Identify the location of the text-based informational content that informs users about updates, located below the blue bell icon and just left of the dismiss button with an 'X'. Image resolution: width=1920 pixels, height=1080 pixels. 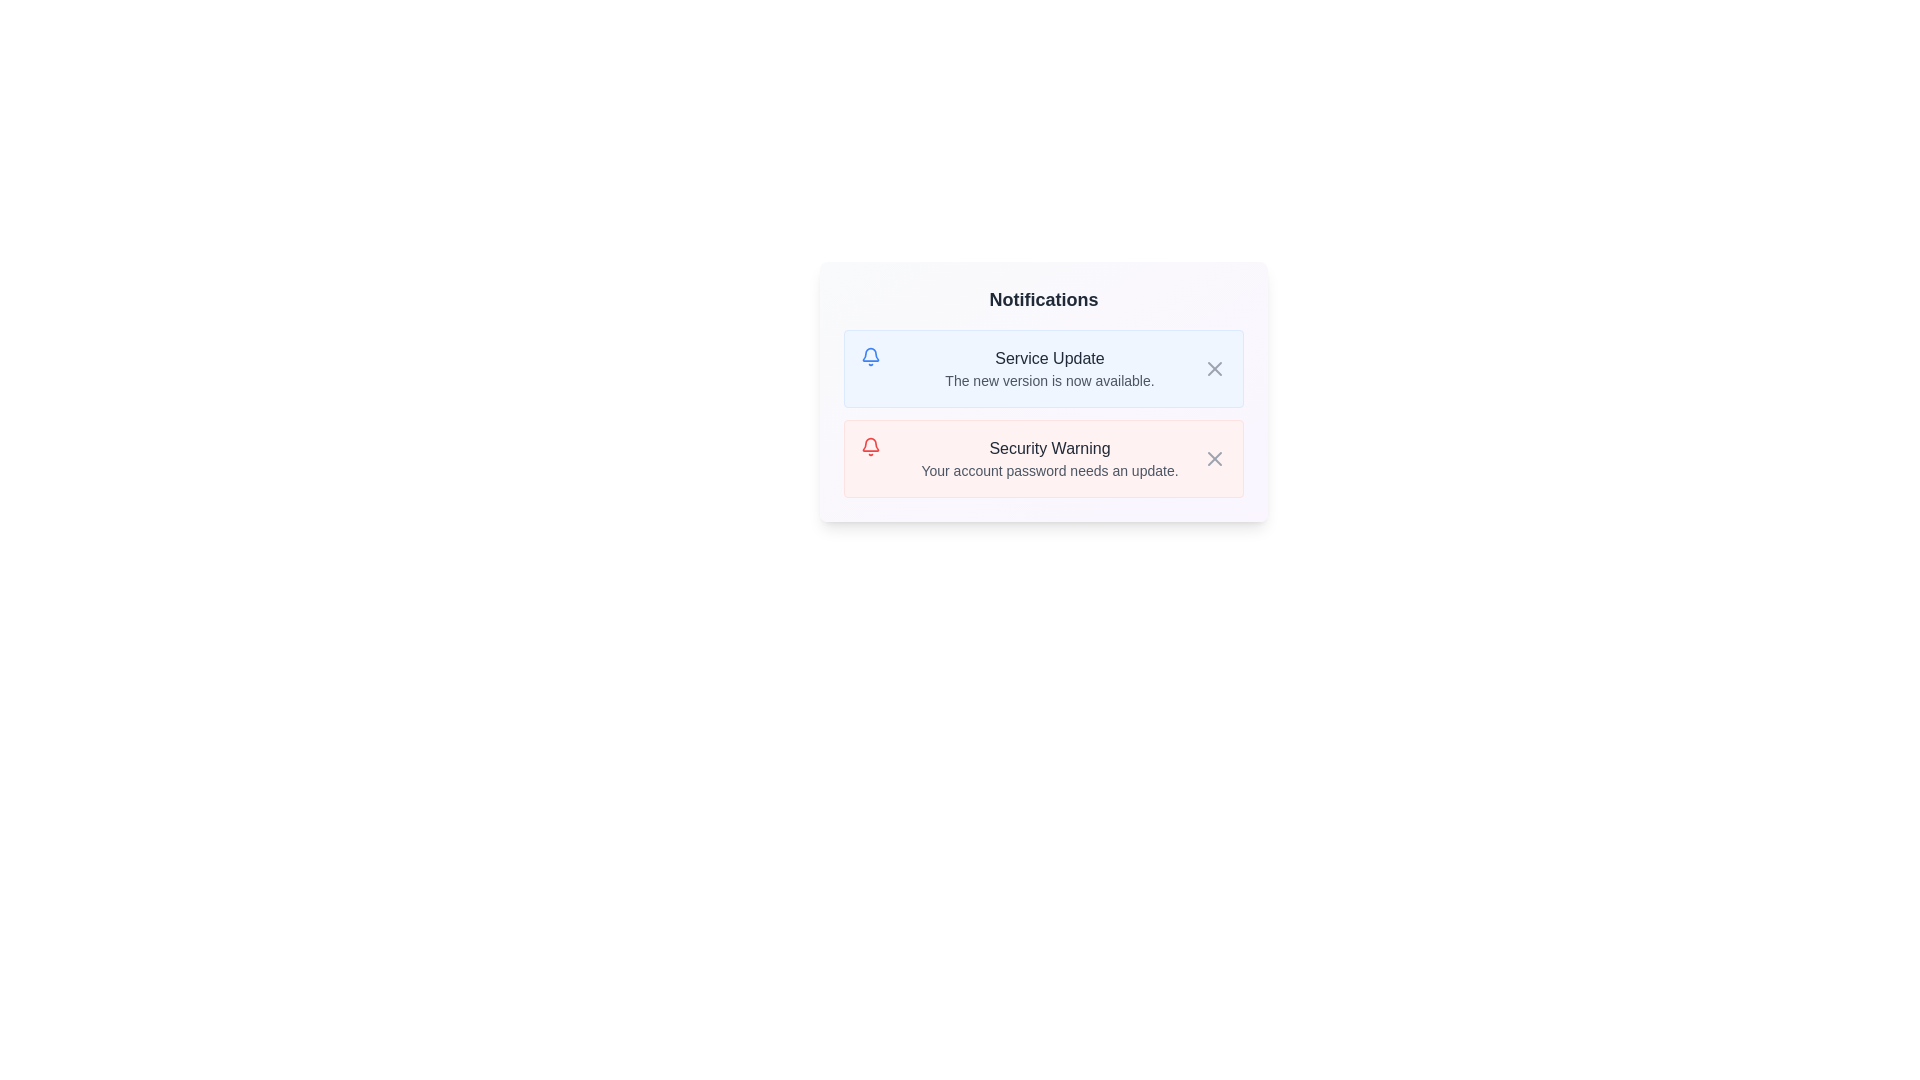
(1049, 369).